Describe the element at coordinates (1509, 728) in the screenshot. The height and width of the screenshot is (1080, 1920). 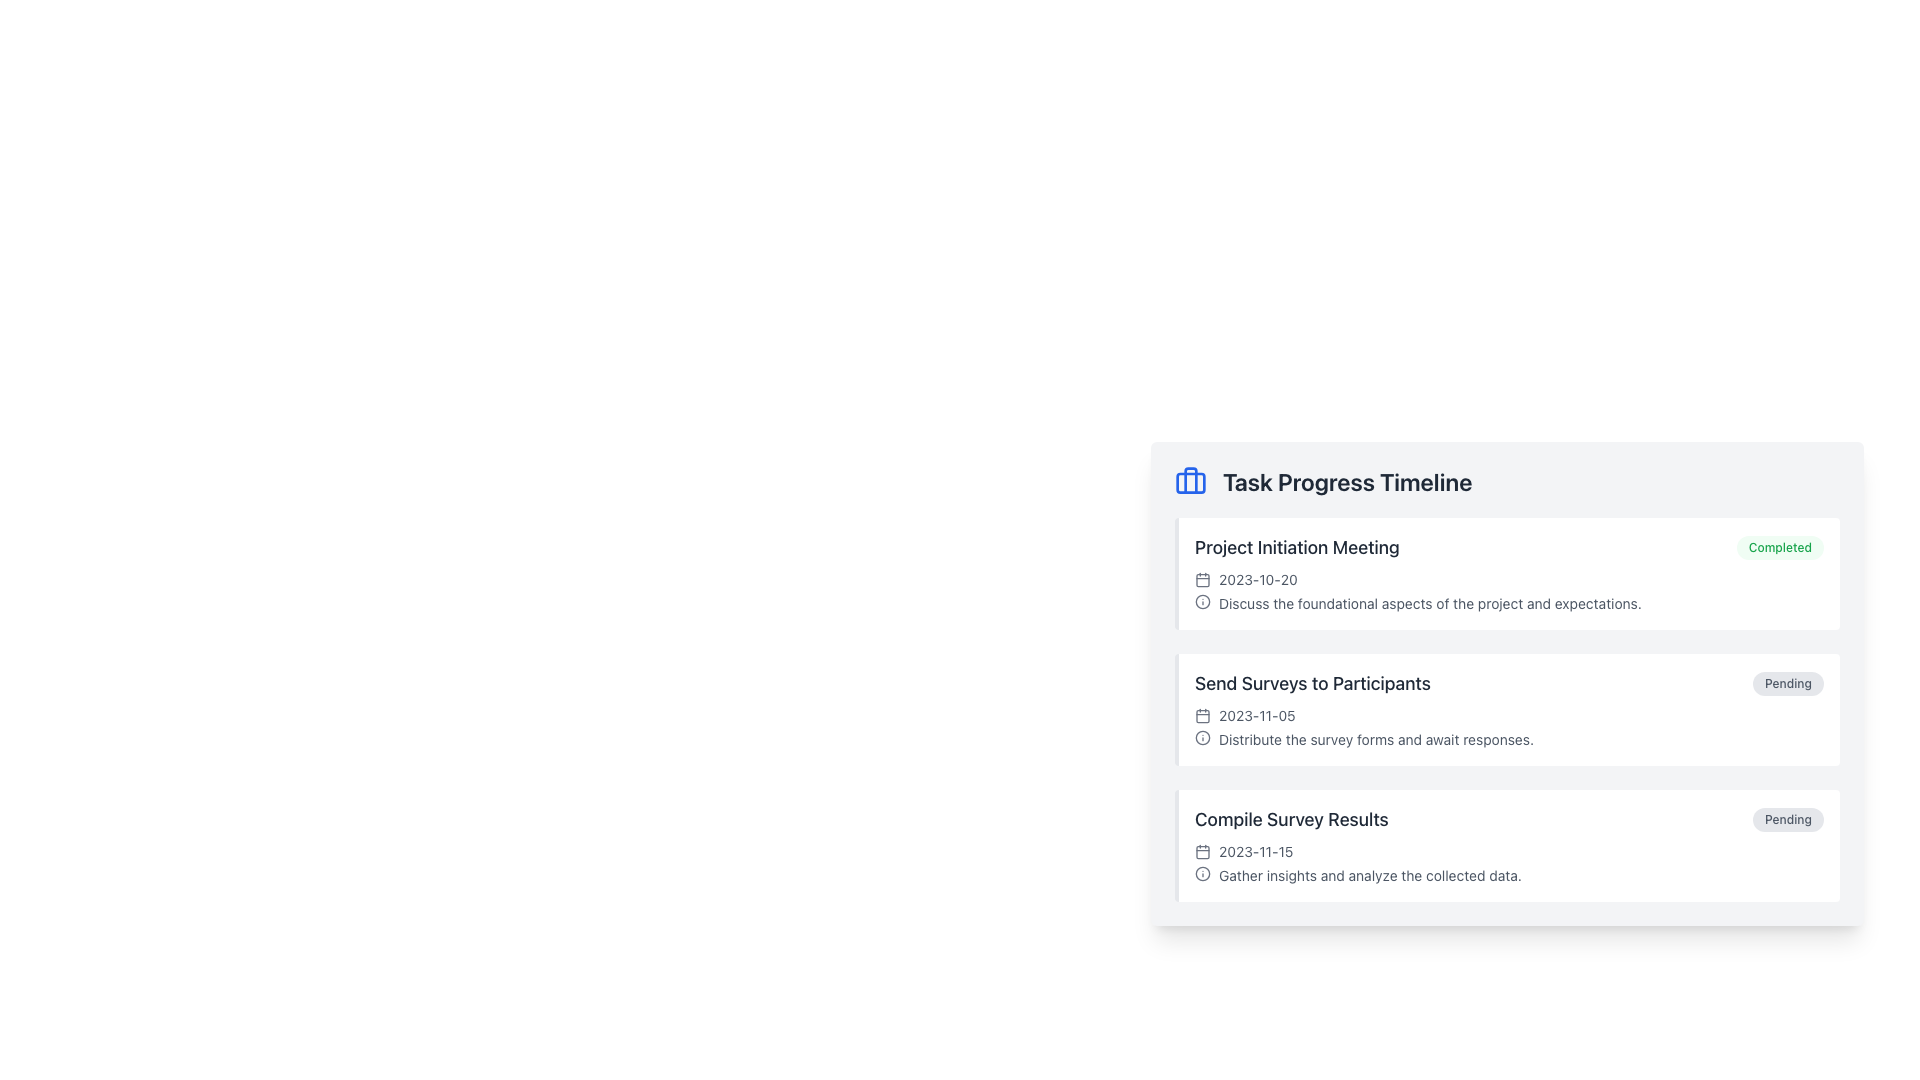
I see `the textual informational display that shows the date and task description, located in the 'Send Surveys to Participants' section below the title and aligned with the 'Pending' subtitle` at that location.